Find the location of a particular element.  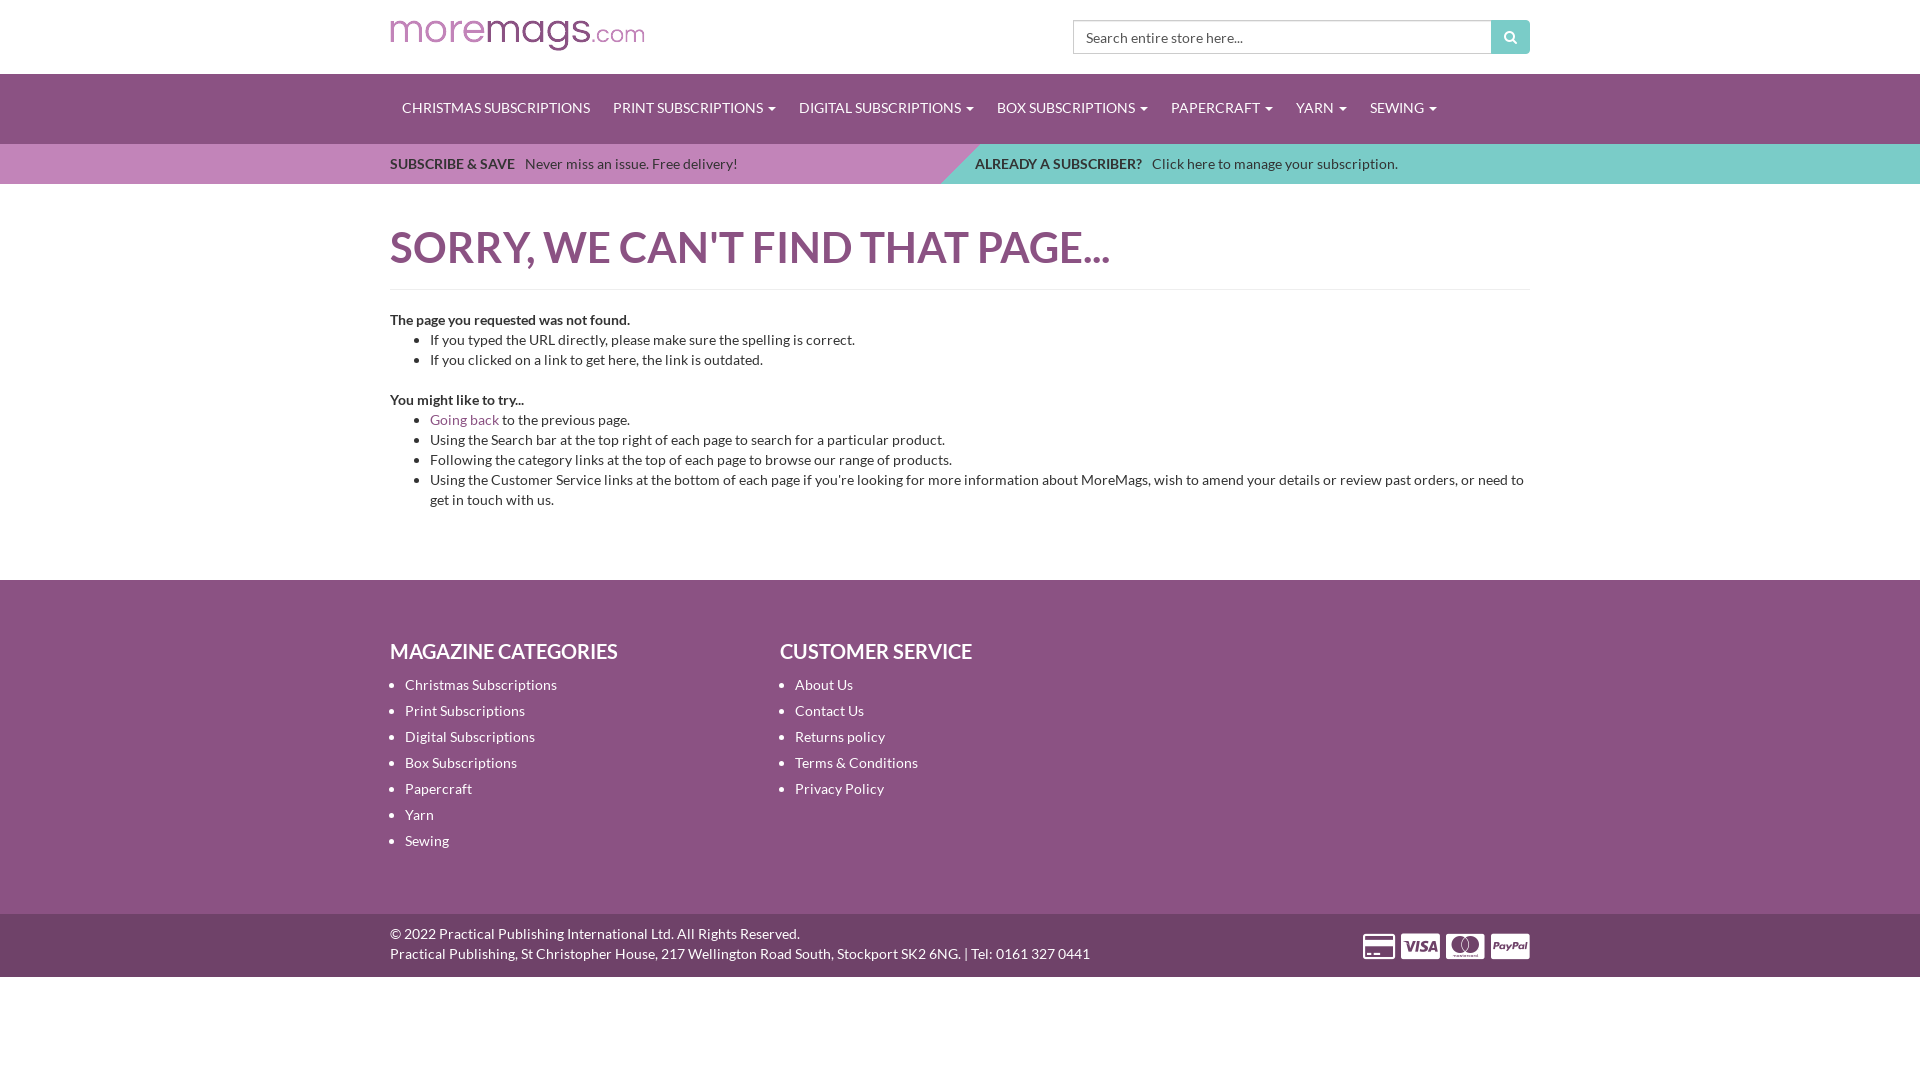

'Papercraft' is located at coordinates (403, 787).